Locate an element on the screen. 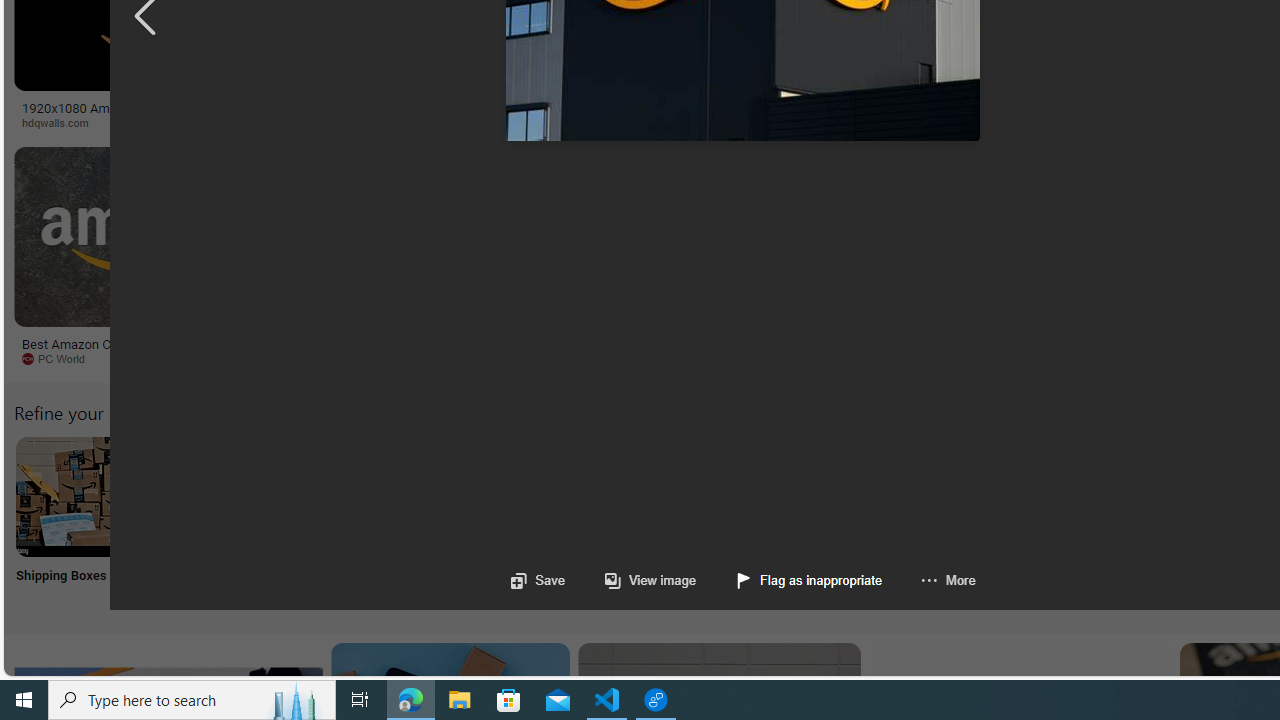 The width and height of the screenshot is (1280, 720). 'Shipping Boxes' is located at coordinates (74, 521).